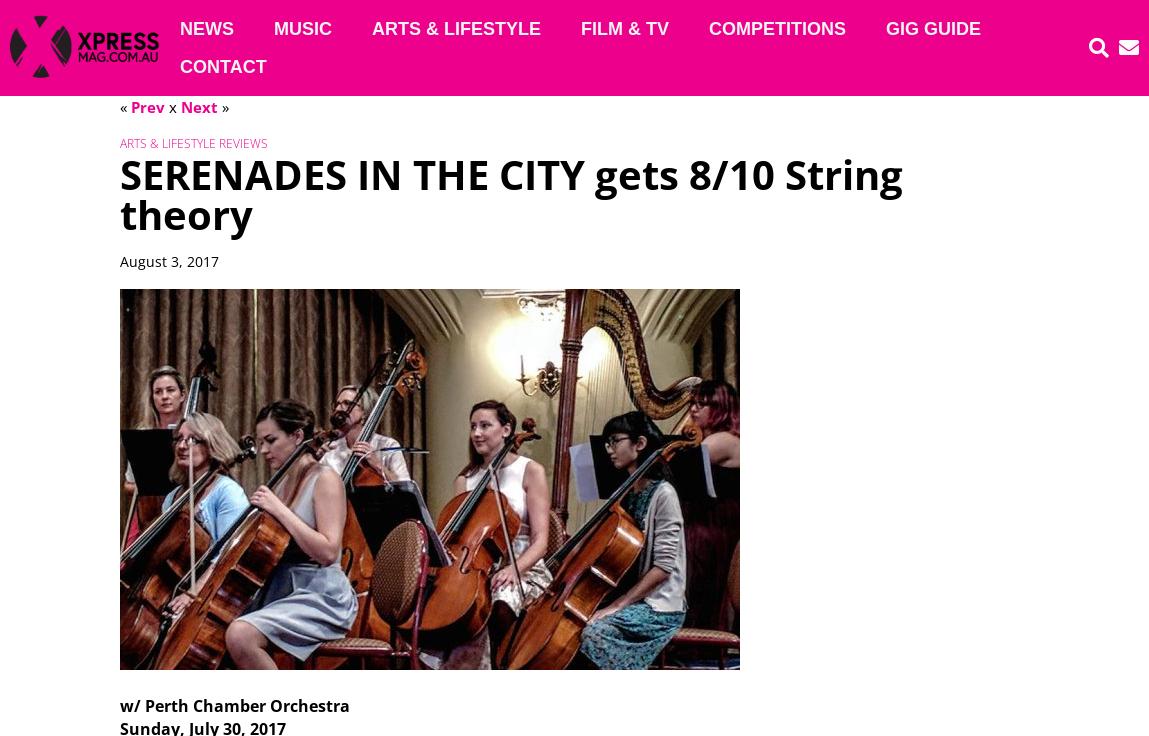 The image size is (1149, 736). What do you see at coordinates (192, 143) in the screenshot?
I see `'Arts & Lifestyle Reviews'` at bounding box center [192, 143].